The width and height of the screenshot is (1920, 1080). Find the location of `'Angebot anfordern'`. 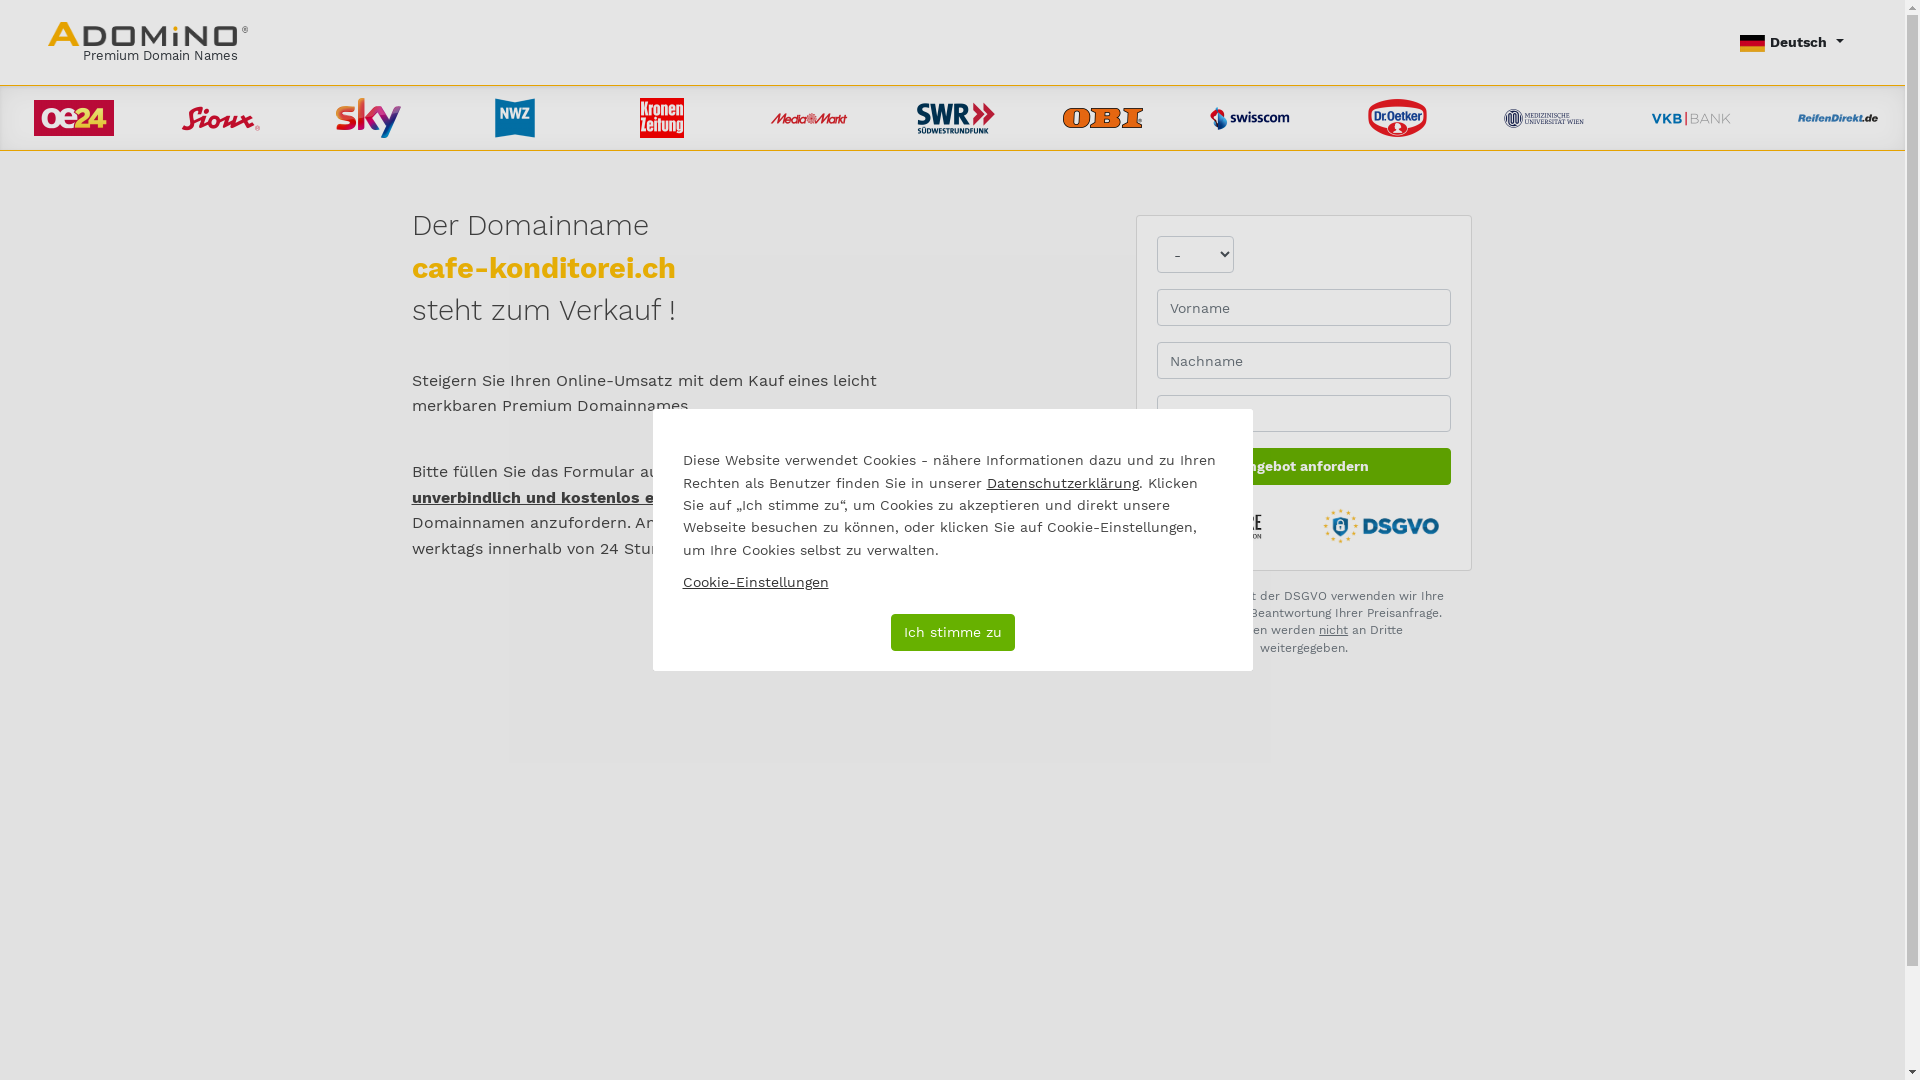

'Angebot anfordern' is located at coordinates (1304, 466).